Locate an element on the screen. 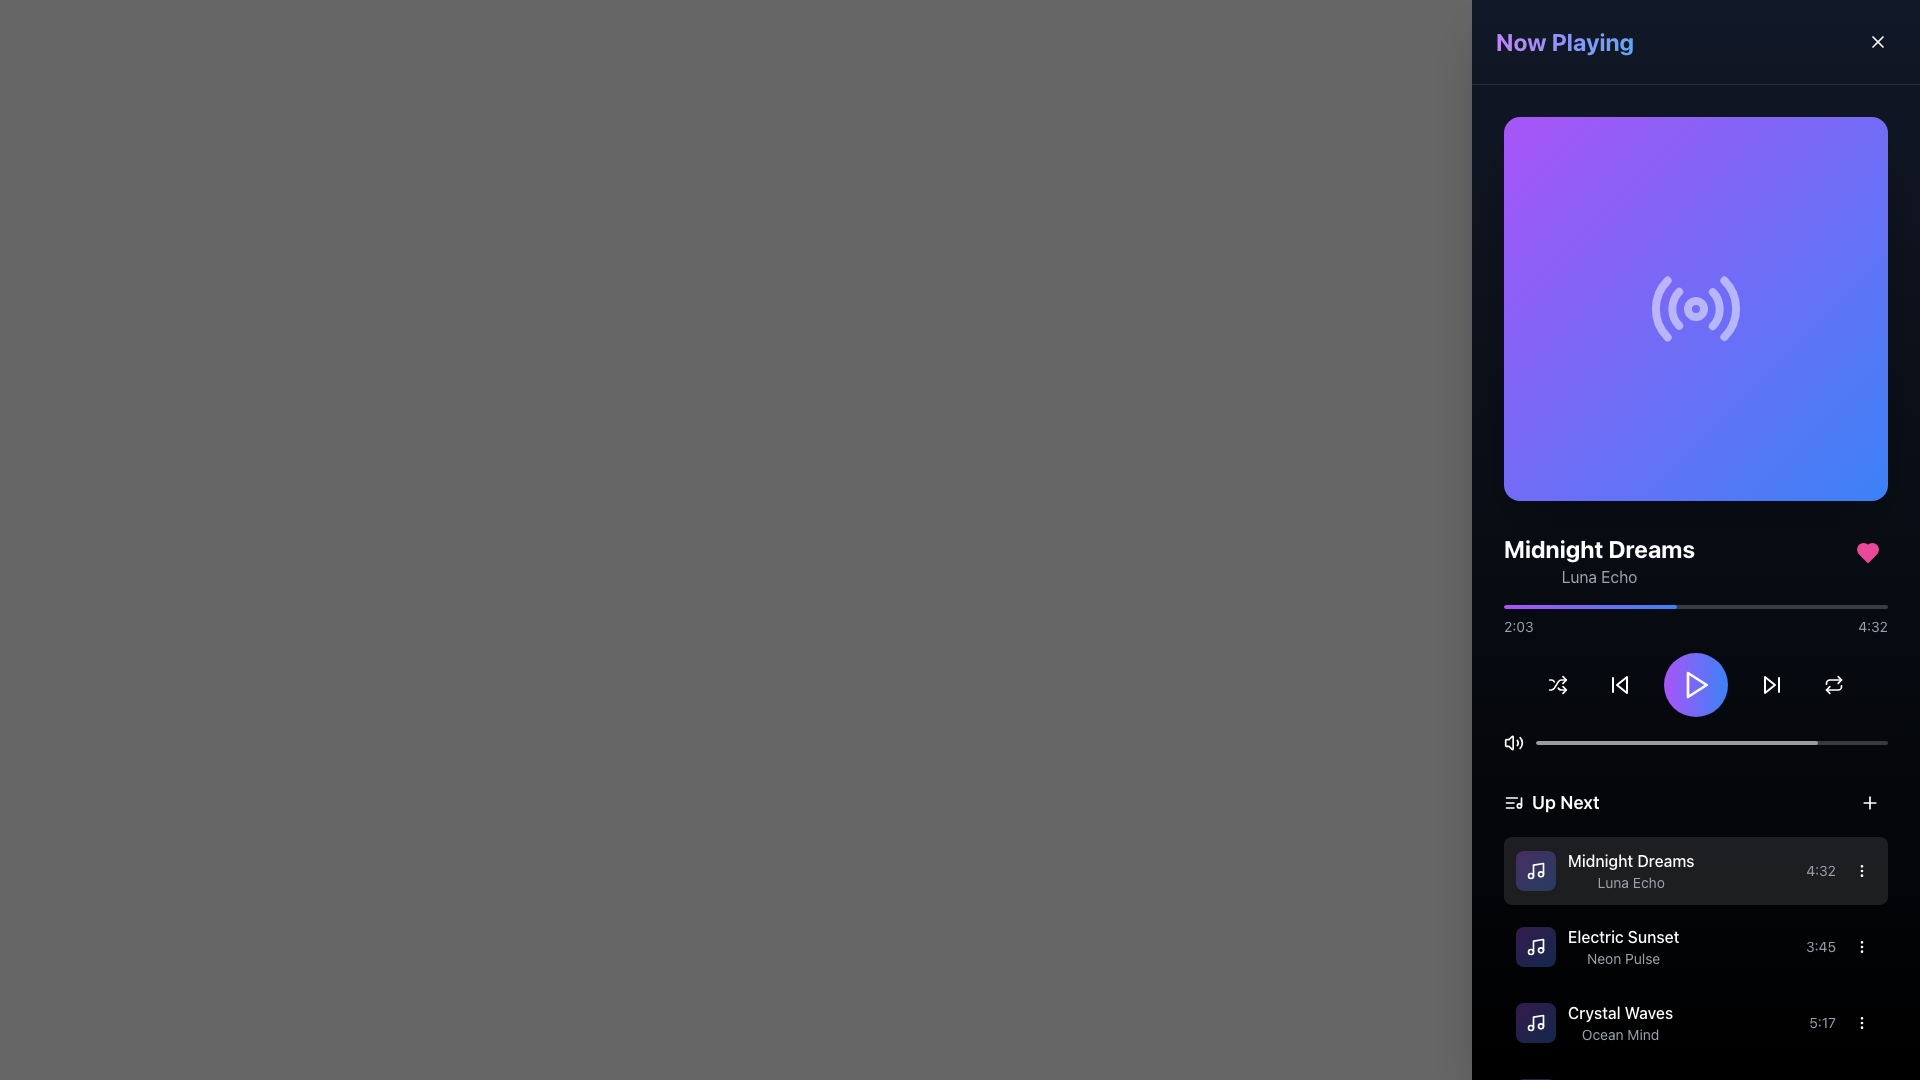 Image resolution: width=1920 pixels, height=1080 pixels. to select the third track item in the playlist under the 'Up Next' section, which provides details such as title, artist, and duration is located at coordinates (1694, 1022).